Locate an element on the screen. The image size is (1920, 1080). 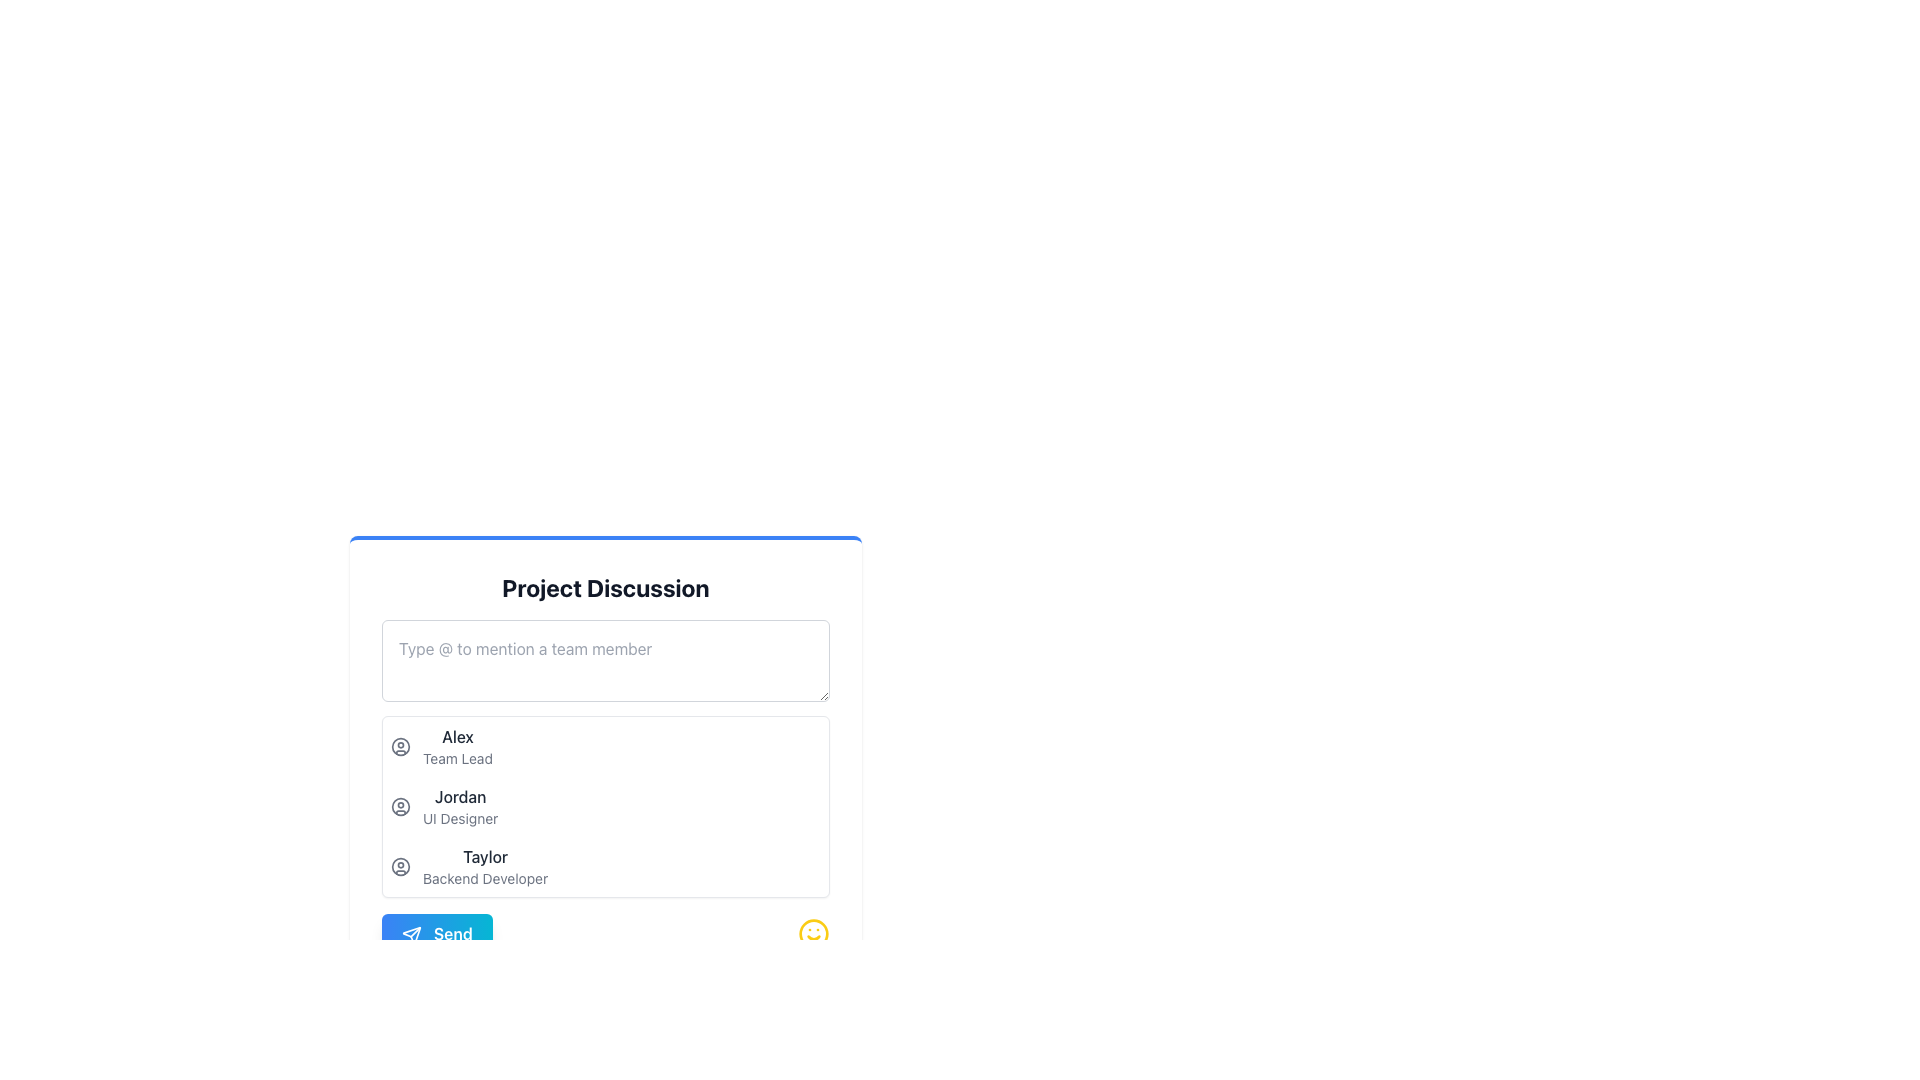
the text label indicating the name 'Jordan', which identifies a team member listed in the team members section is located at coordinates (459, 796).